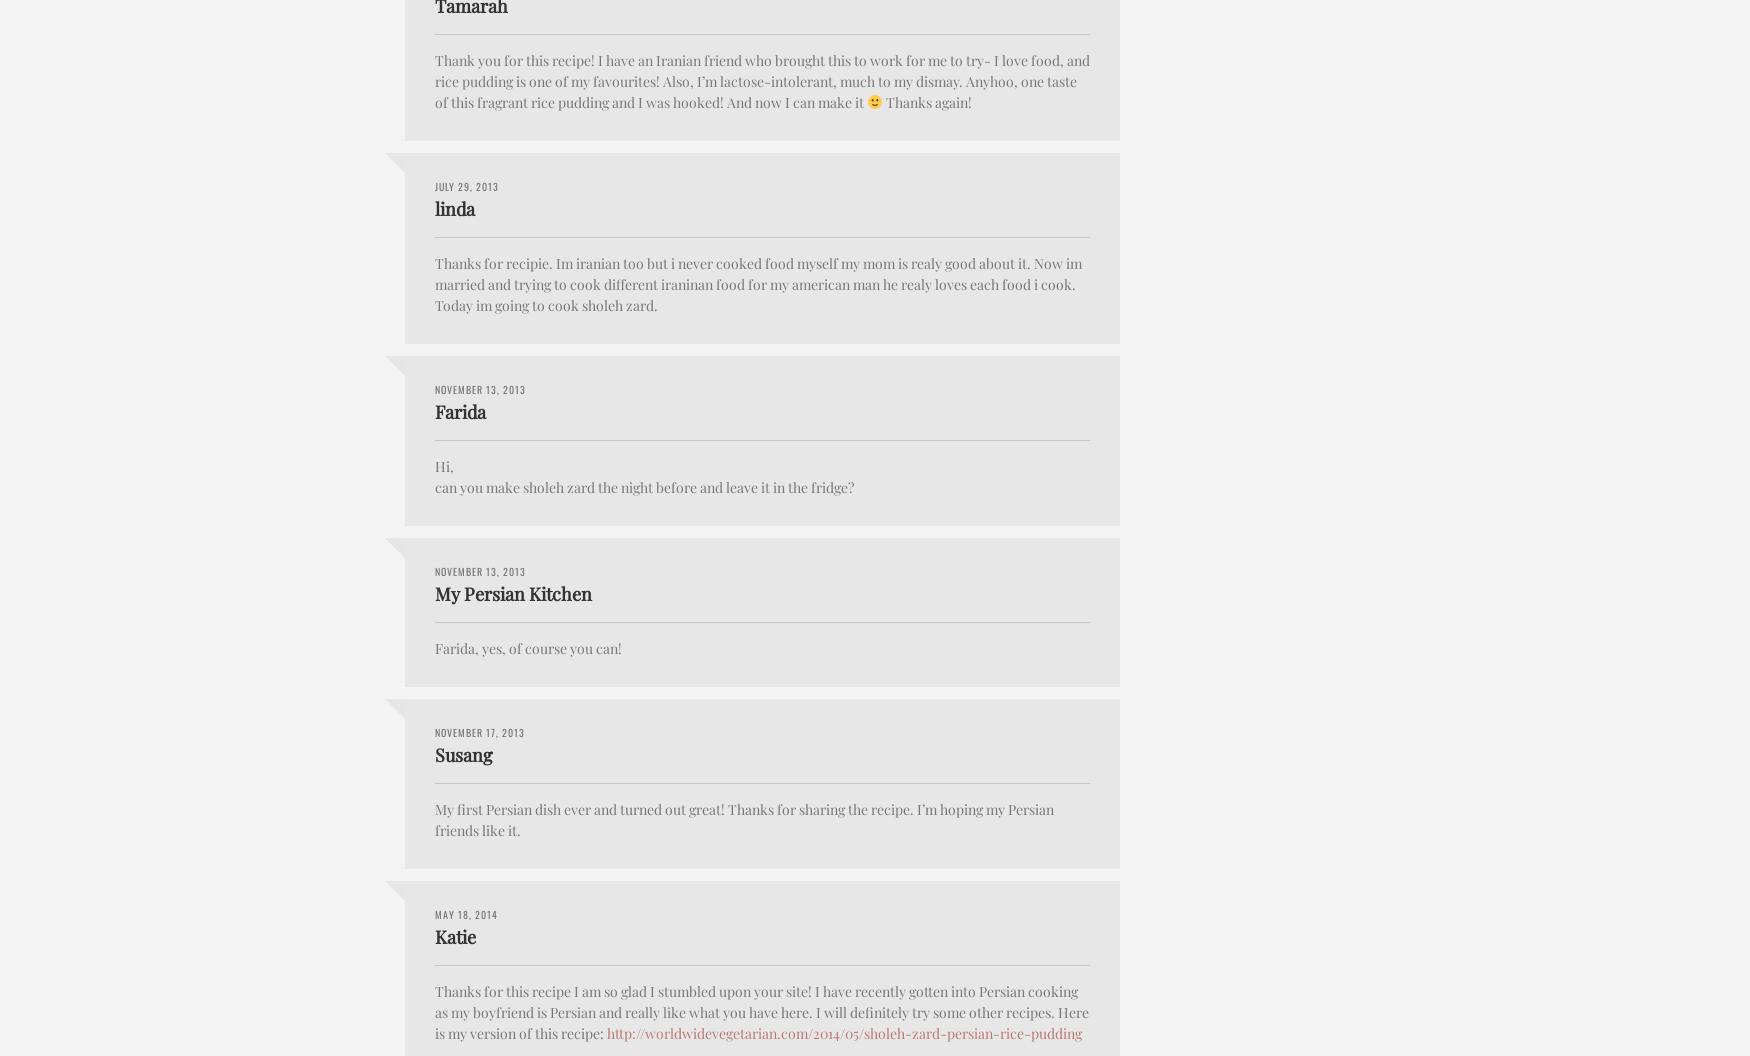  What do you see at coordinates (744, 819) in the screenshot?
I see `'My first Persian dish ever and turned out great! Thanks for sharing the recipe. I’m hoping my Persian friends like it.'` at bounding box center [744, 819].